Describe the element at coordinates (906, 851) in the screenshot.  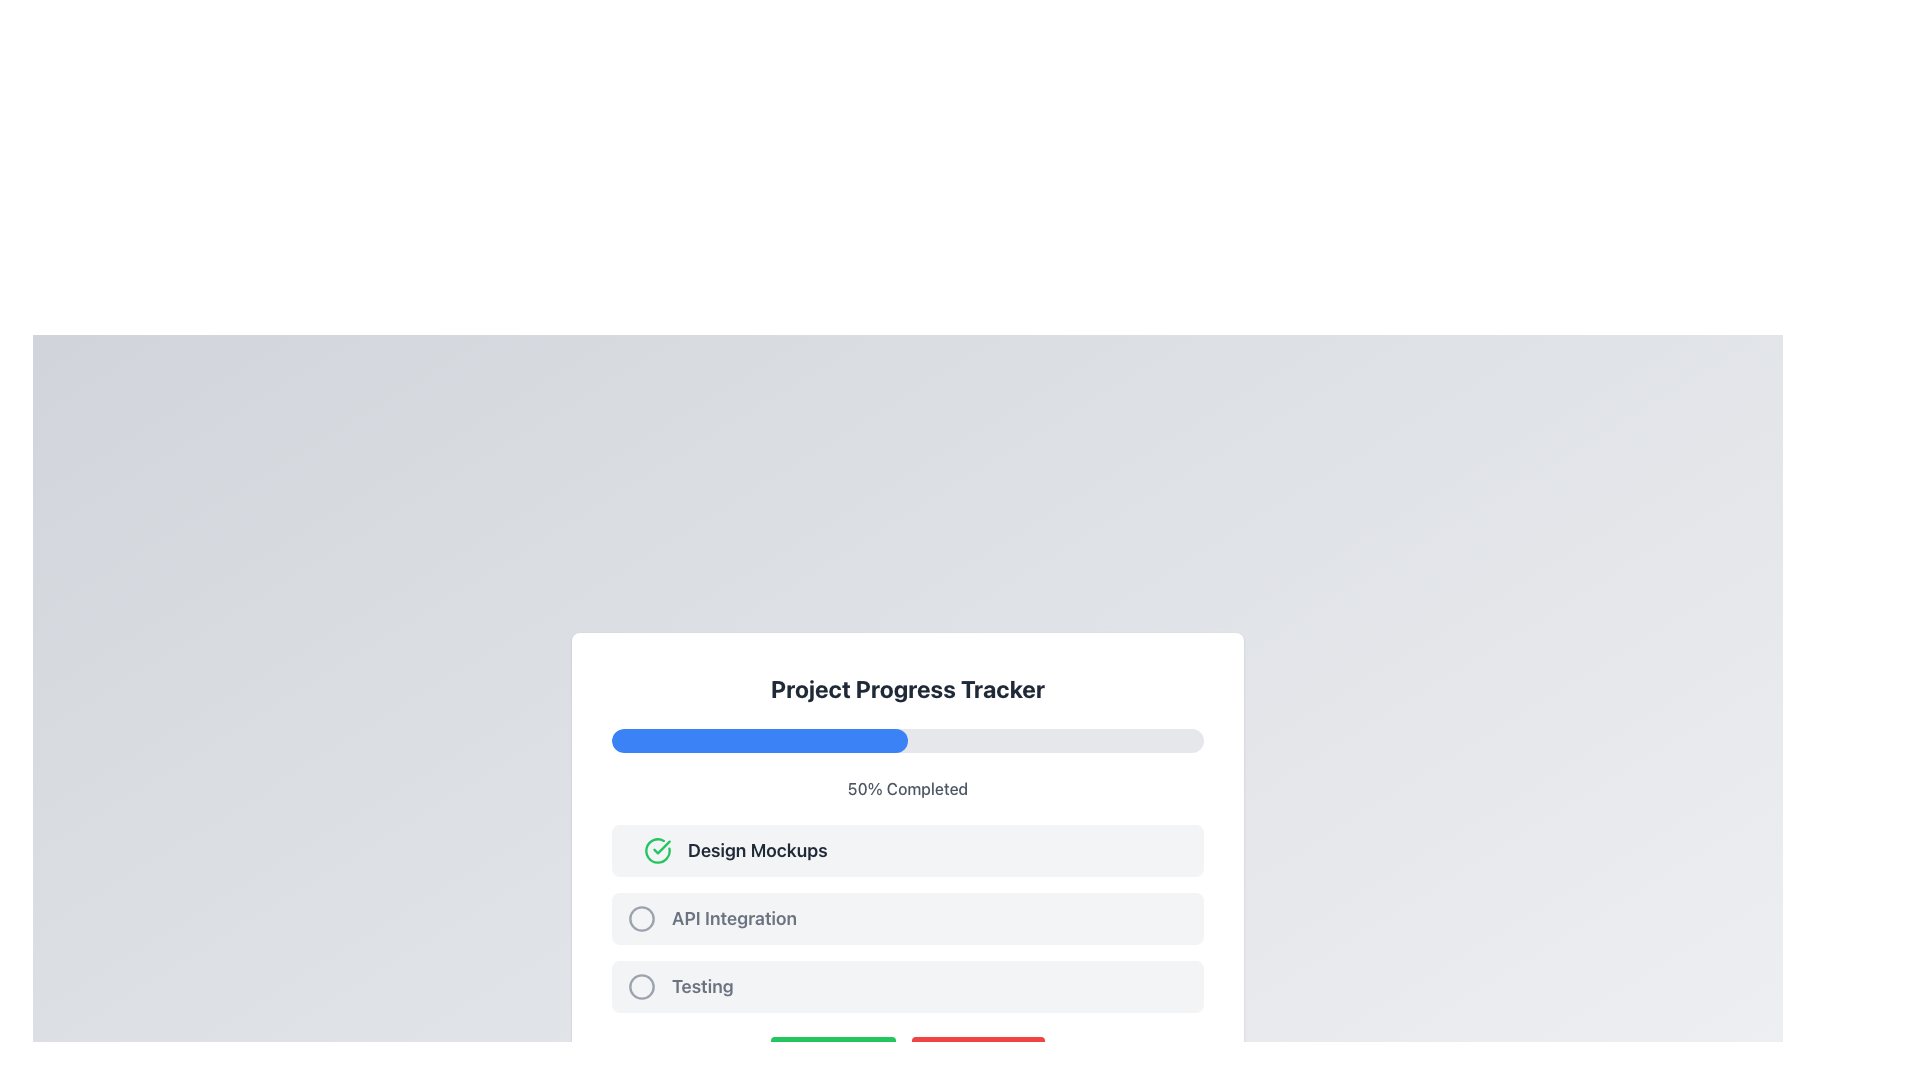
I see `the labeled task card element displaying 'Design Mockups' with a green checkmark icon` at that location.